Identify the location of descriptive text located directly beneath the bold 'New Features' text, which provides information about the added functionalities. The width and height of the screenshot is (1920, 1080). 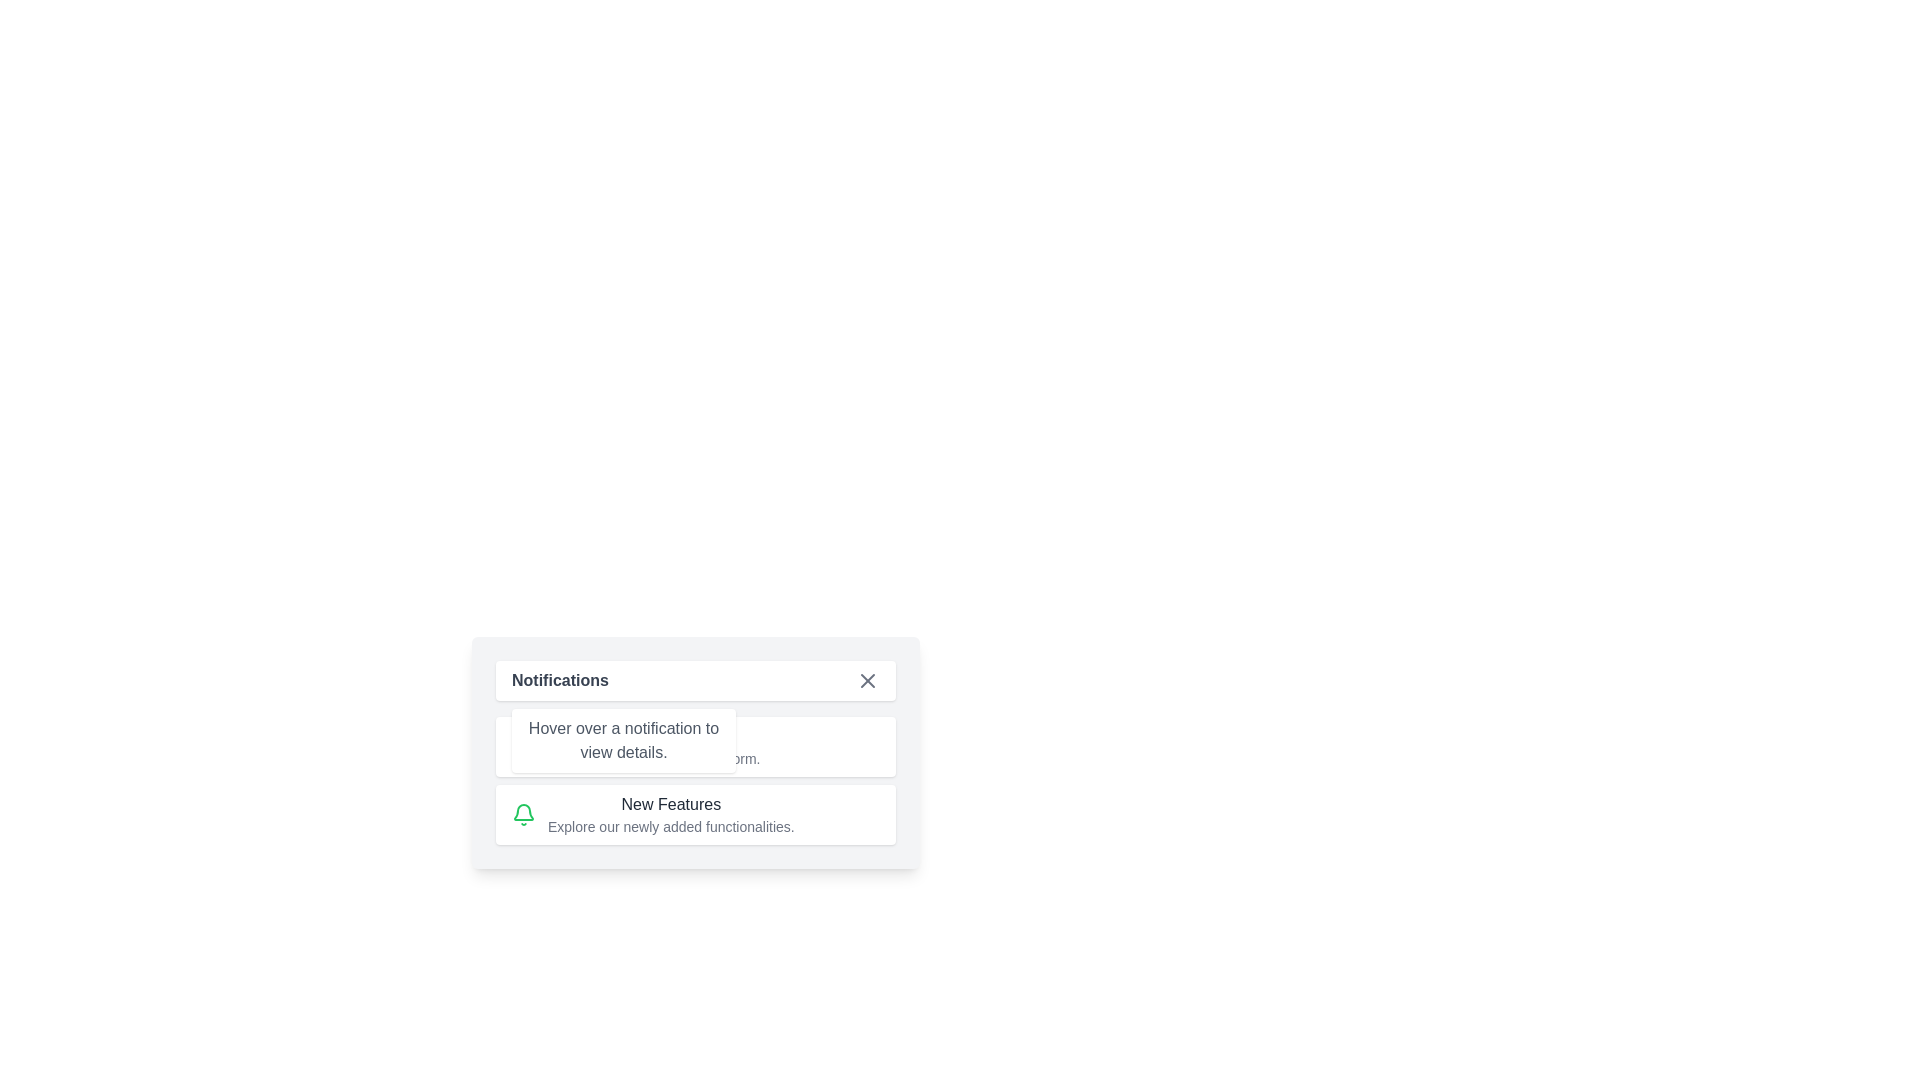
(671, 826).